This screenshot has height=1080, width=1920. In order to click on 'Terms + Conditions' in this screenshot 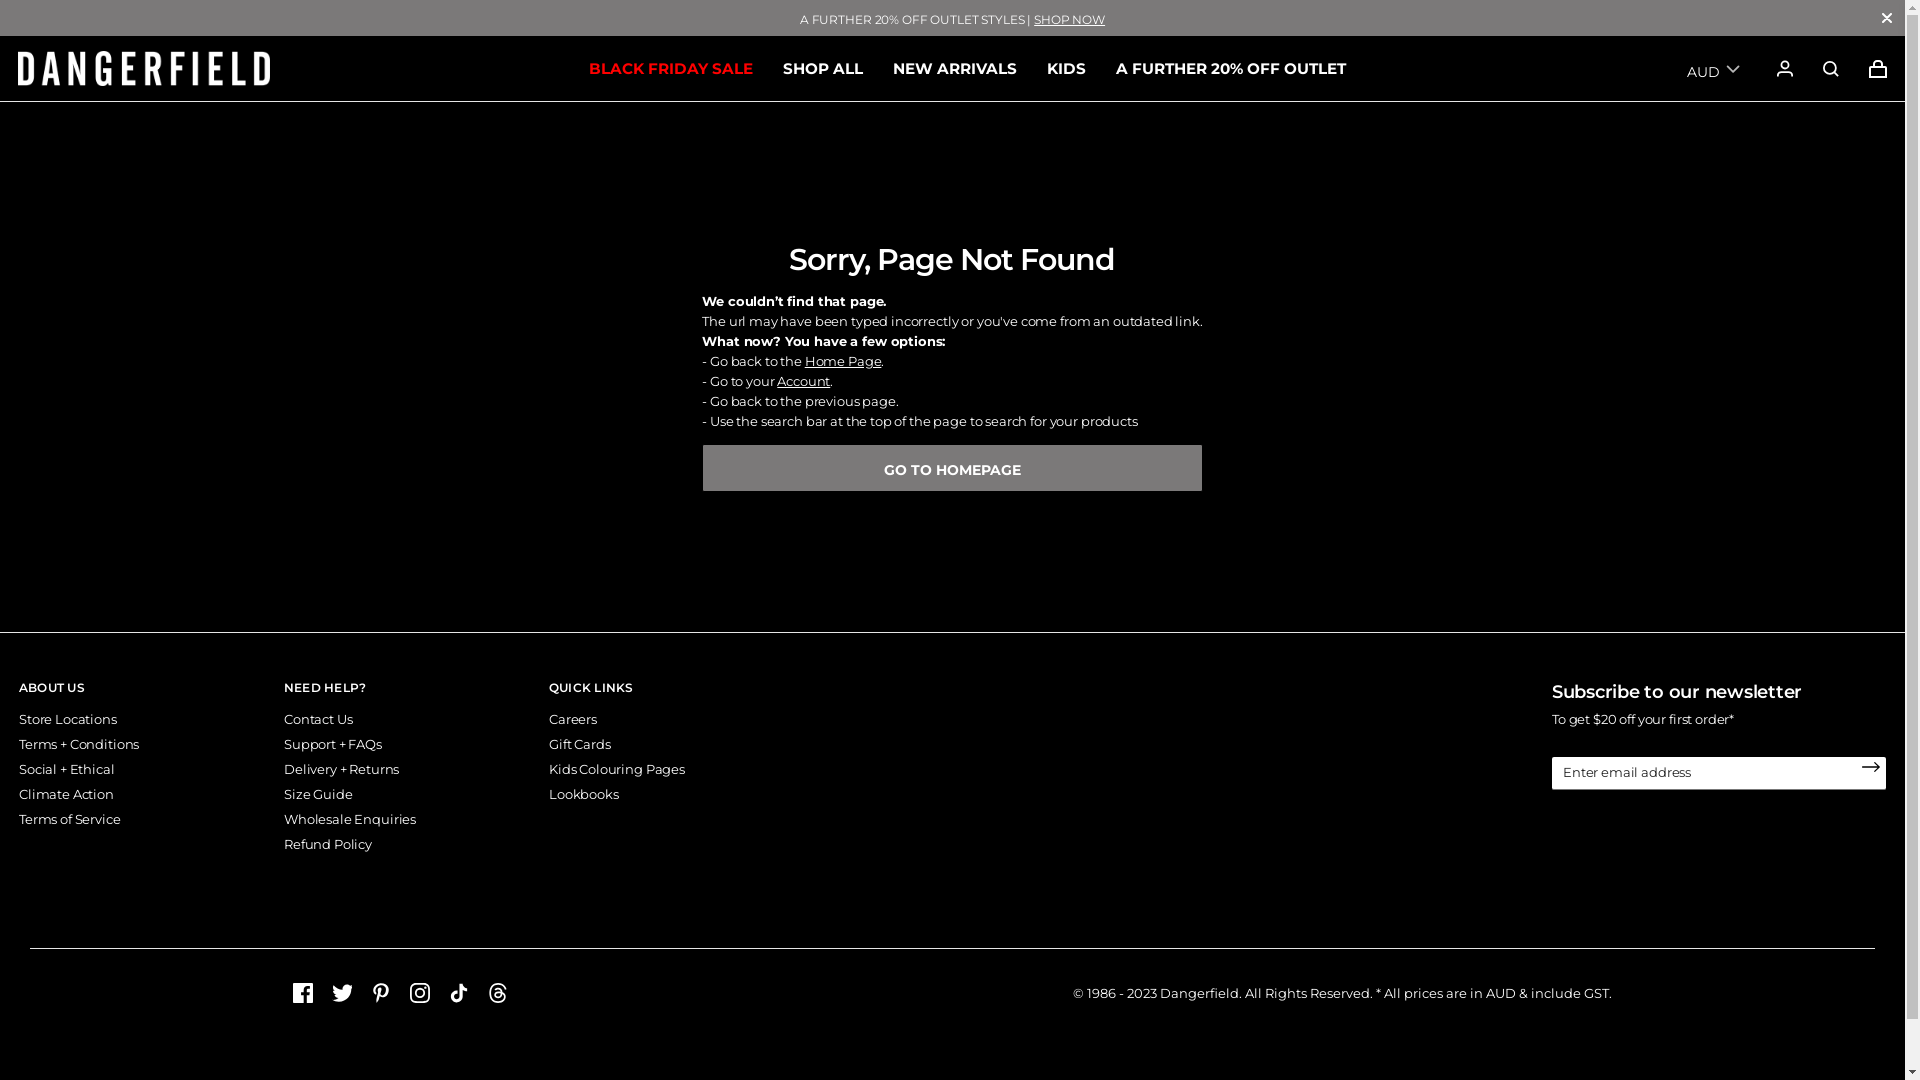, I will do `click(19, 744)`.